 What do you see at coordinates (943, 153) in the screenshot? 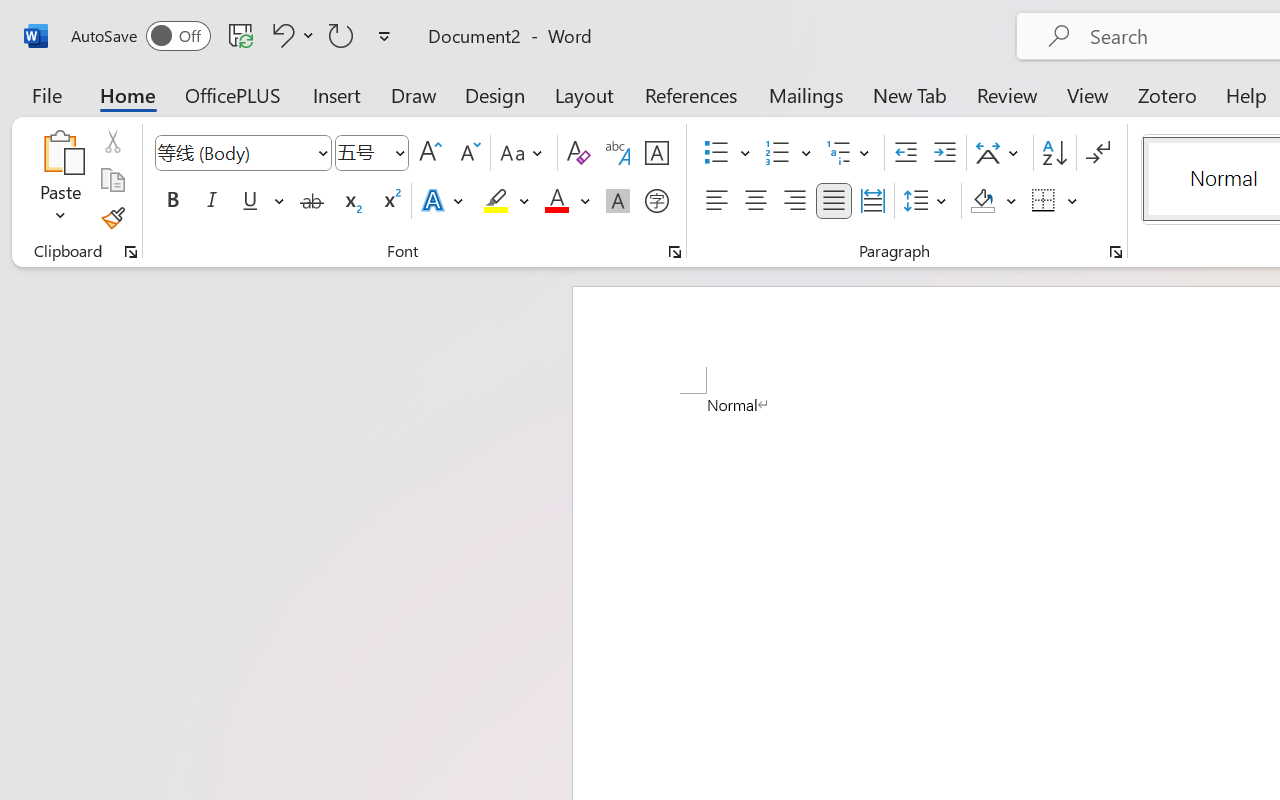
I see `'Increase Indent'` at bounding box center [943, 153].